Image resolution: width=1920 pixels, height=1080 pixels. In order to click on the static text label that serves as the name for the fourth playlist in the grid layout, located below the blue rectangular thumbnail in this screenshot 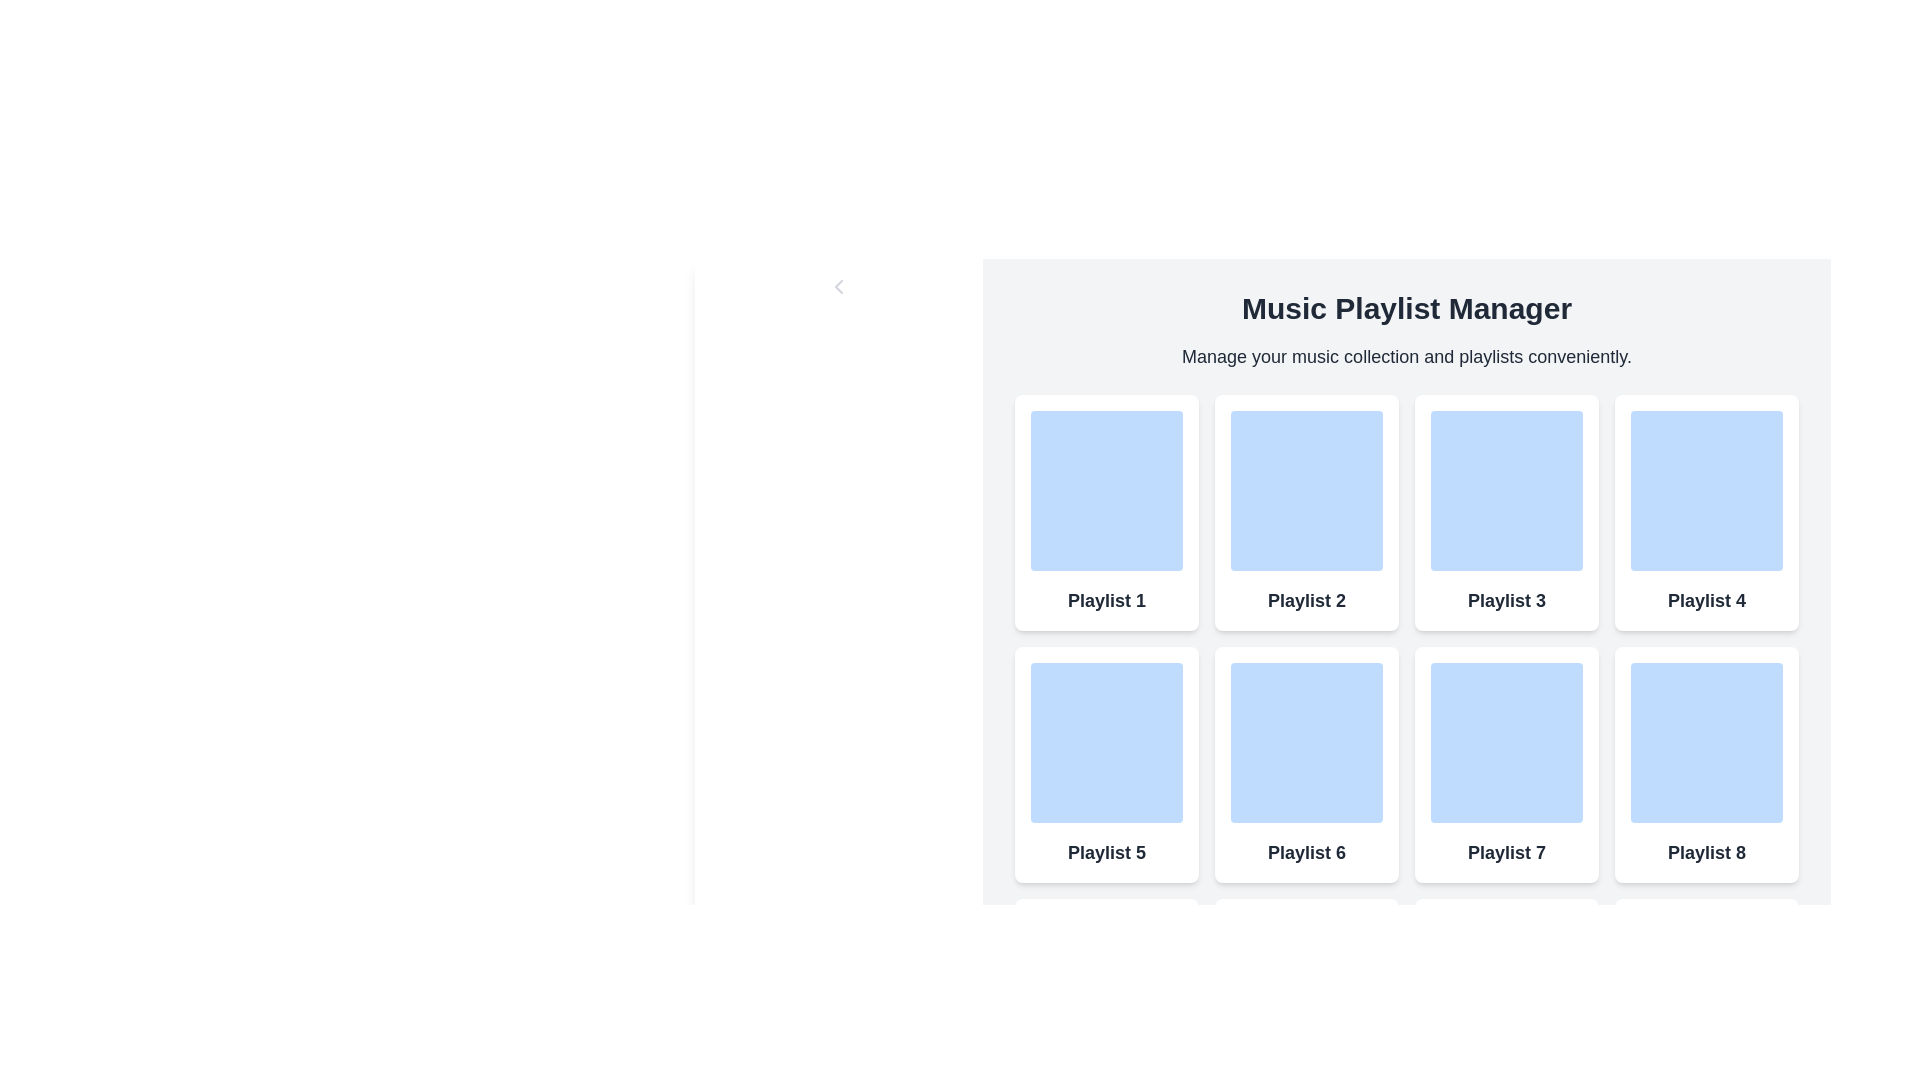, I will do `click(1706, 600)`.